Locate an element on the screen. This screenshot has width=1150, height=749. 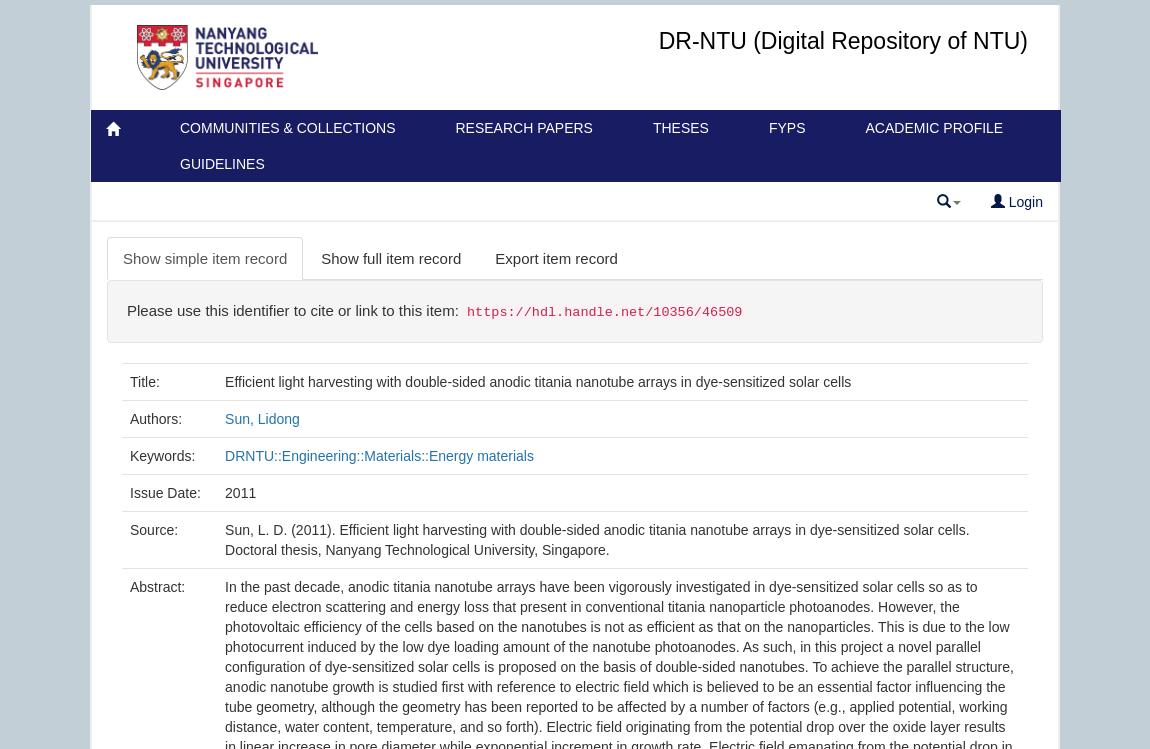
'FYPs' is located at coordinates (785, 127).